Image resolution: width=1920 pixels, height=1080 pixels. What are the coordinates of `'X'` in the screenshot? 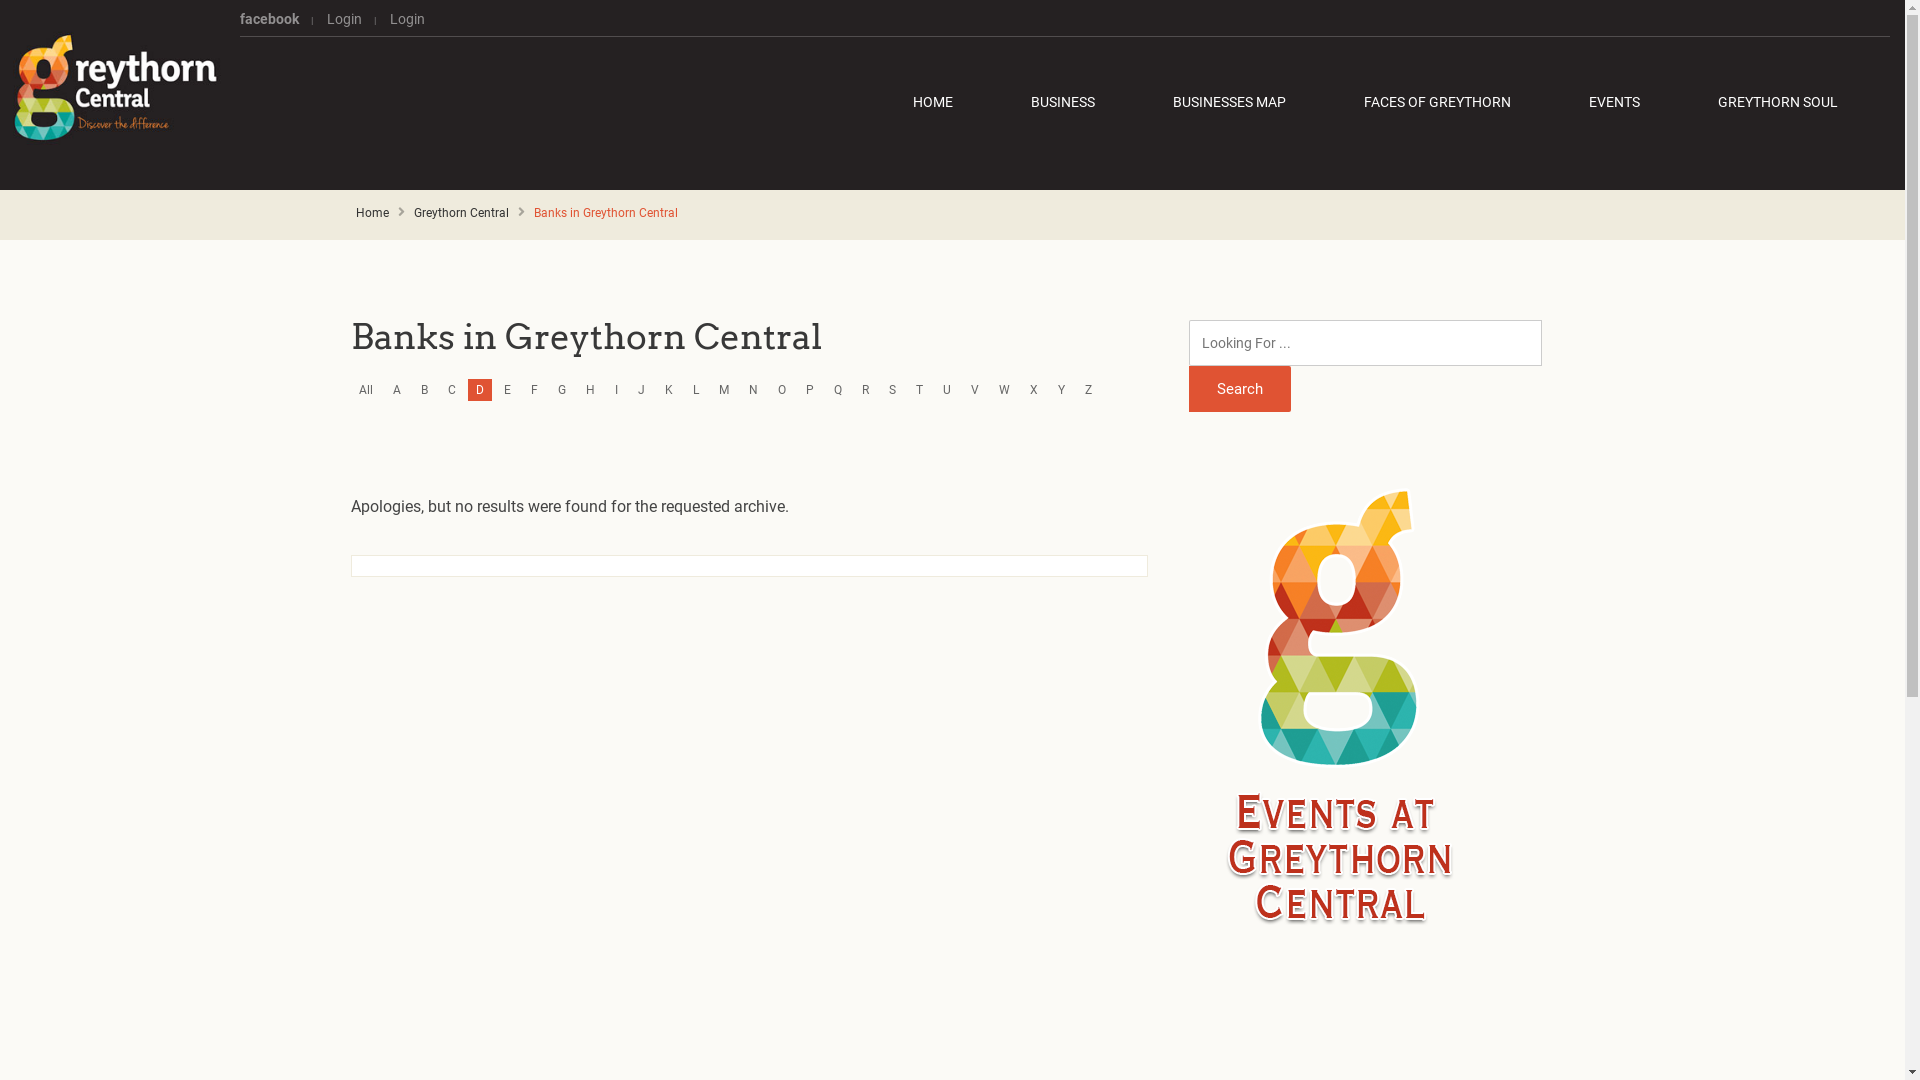 It's located at (1033, 389).